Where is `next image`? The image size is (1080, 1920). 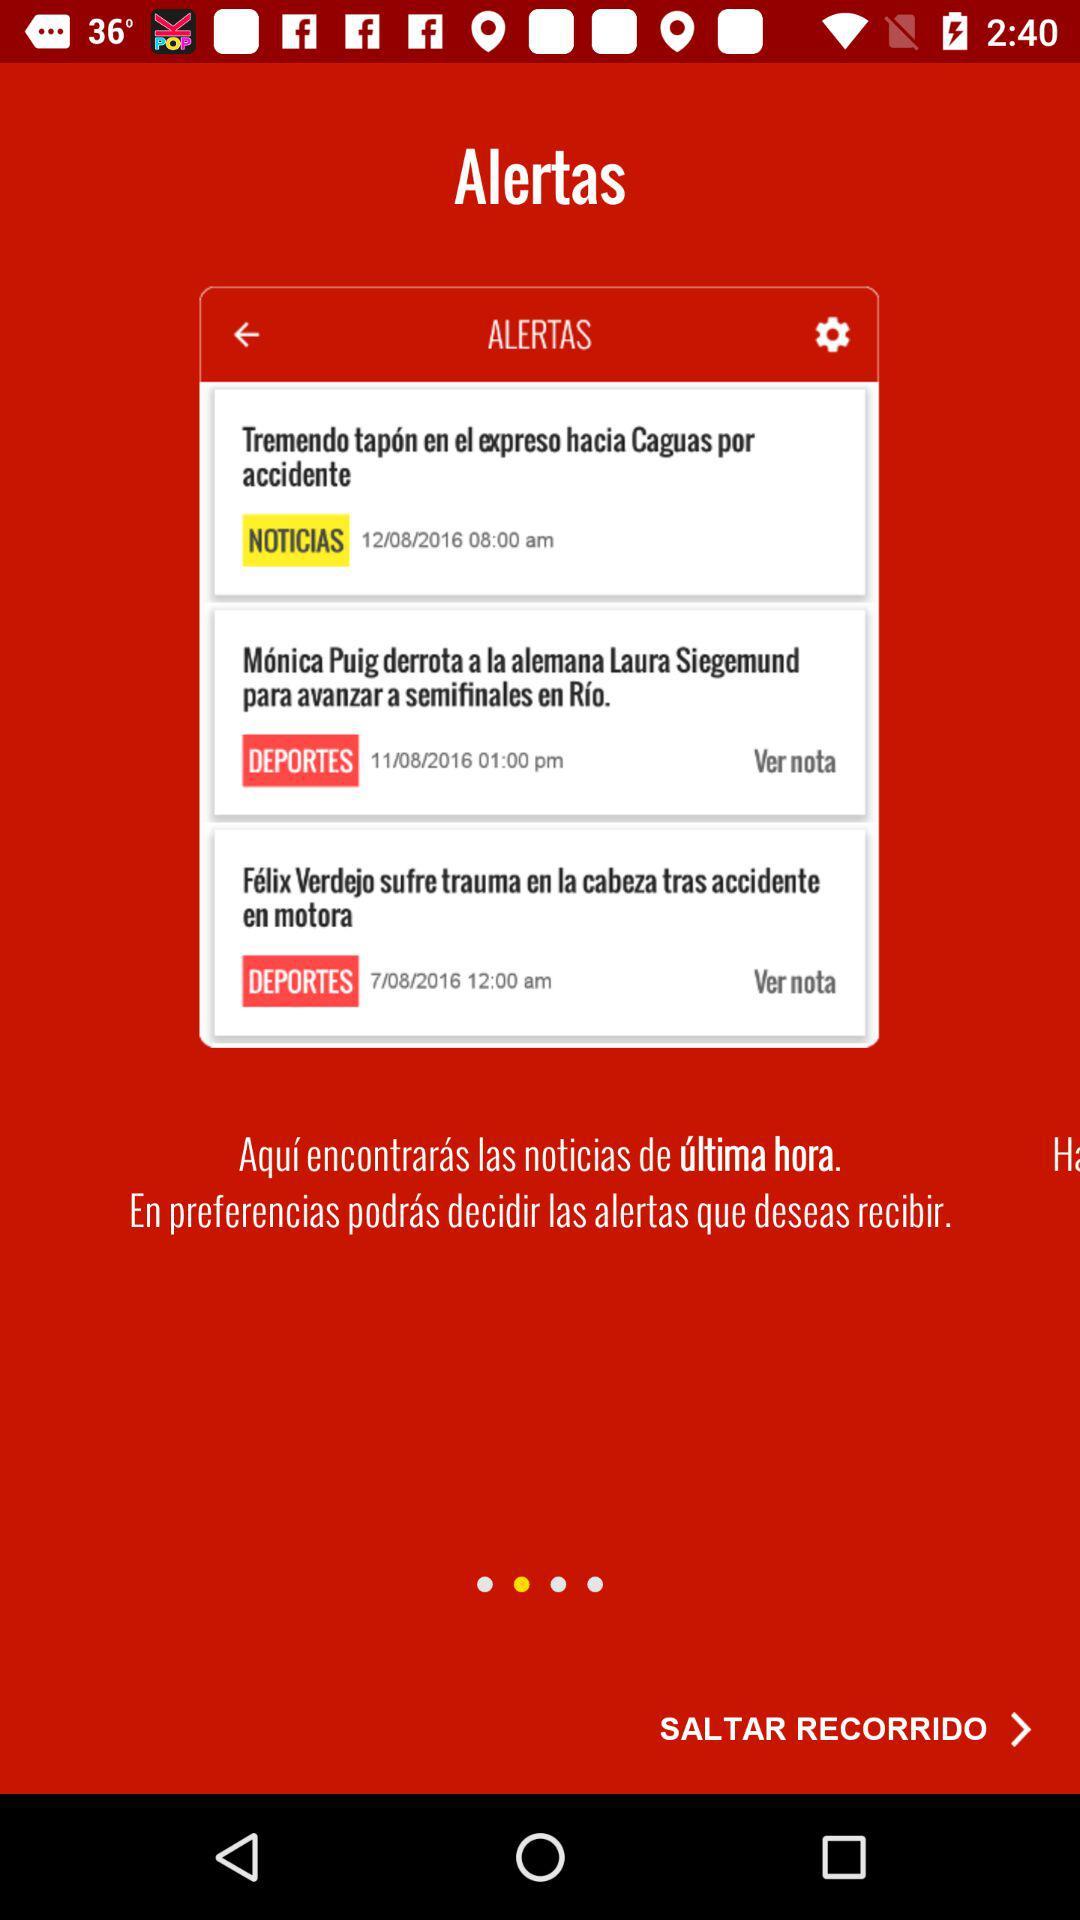
next image is located at coordinates (484, 1583).